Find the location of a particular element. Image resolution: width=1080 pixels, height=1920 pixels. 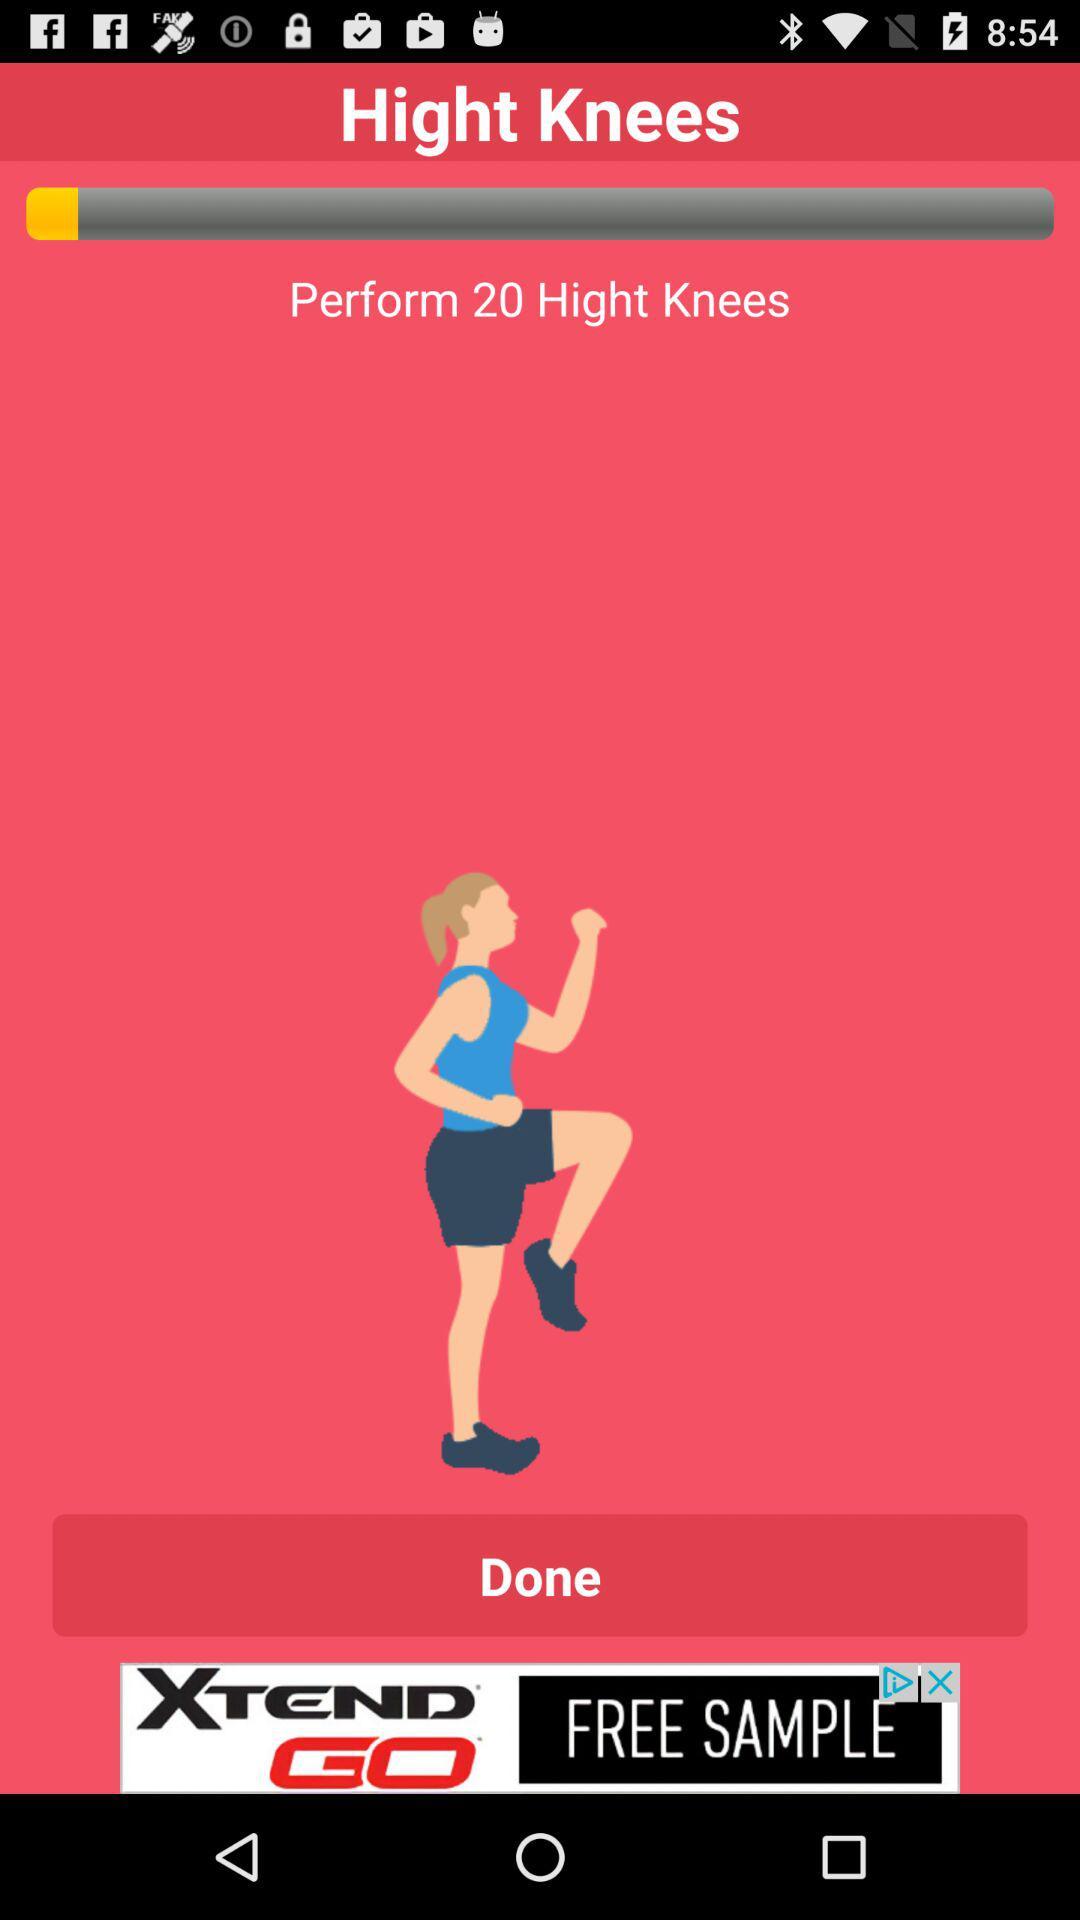

open advertisement is located at coordinates (540, 1727).